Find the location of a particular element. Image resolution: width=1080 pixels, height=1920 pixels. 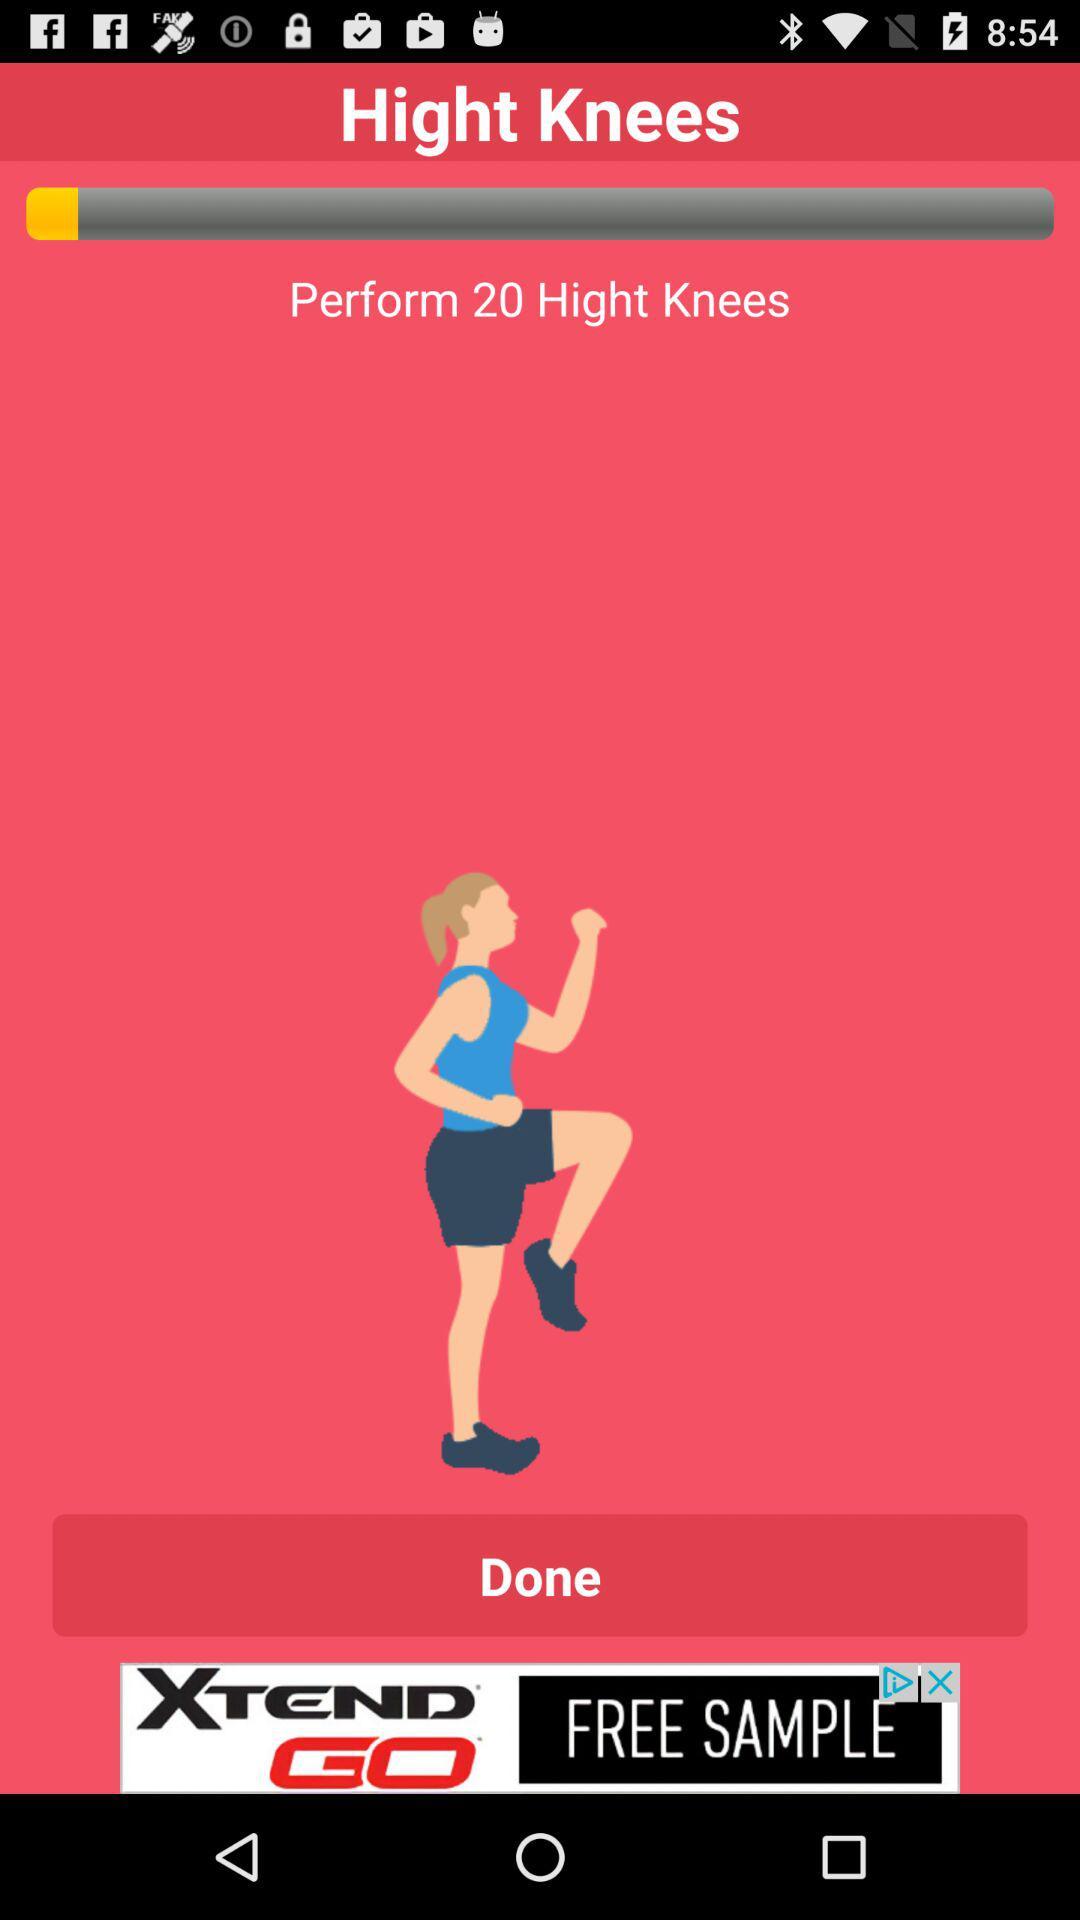

open advertisement is located at coordinates (540, 1727).